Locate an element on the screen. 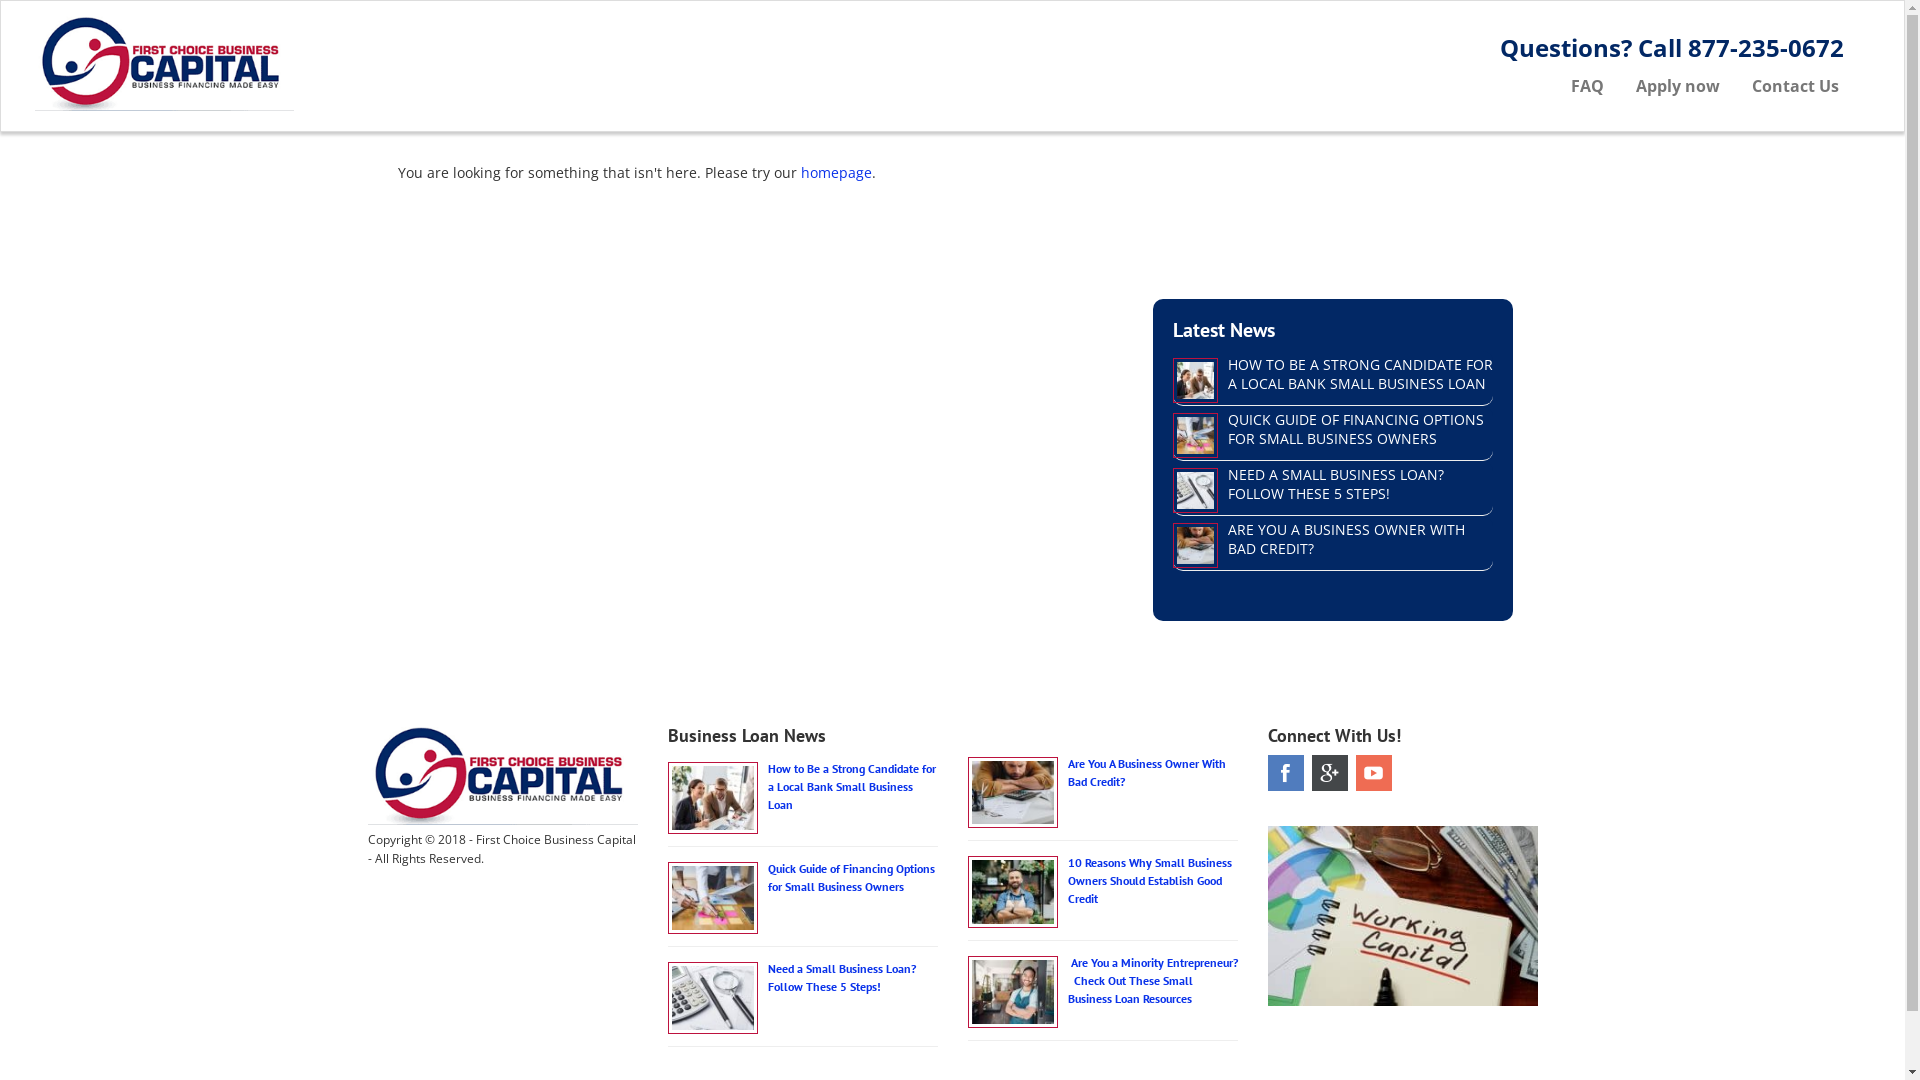 The image size is (1920, 1080). 'QUICK GUIDE OF FINANCING OPTIONS FOR SMALL BUSINESS OWNERS' is located at coordinates (1227, 427).